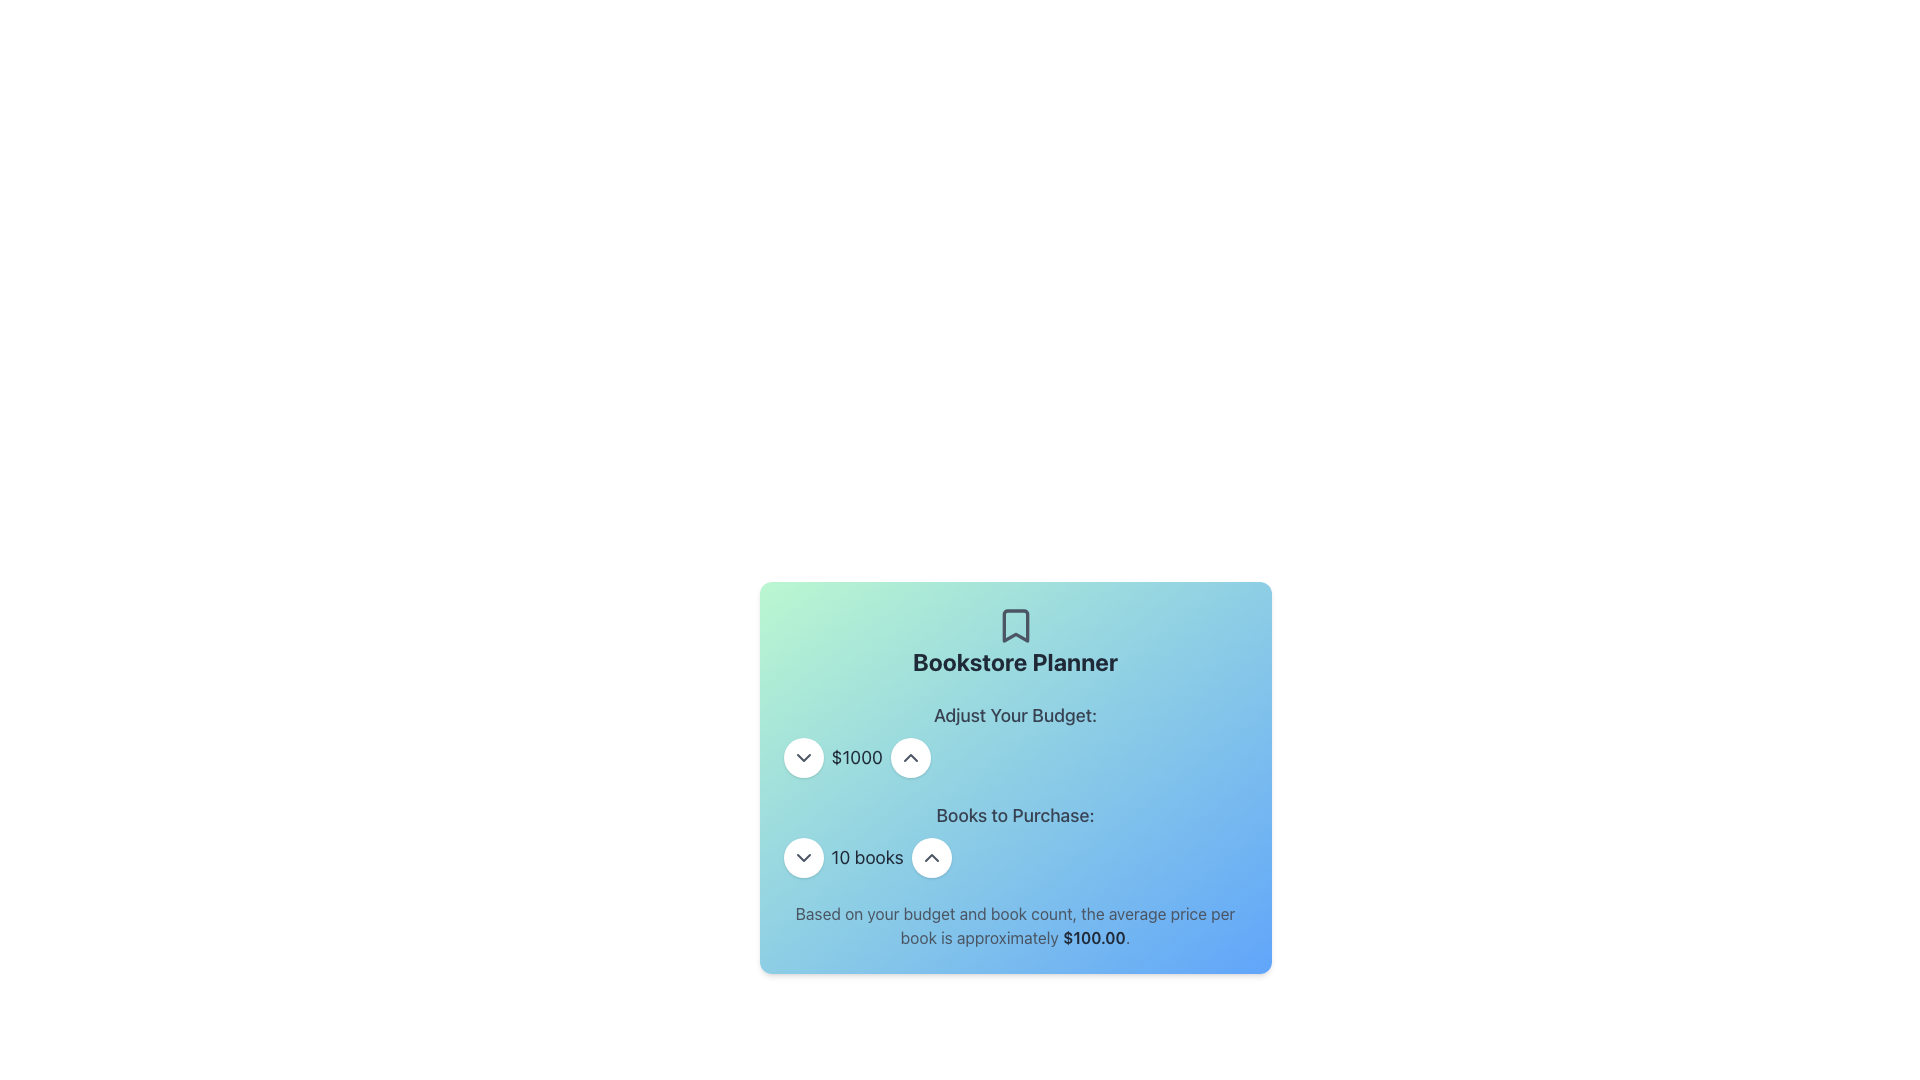 Image resolution: width=1920 pixels, height=1080 pixels. I want to click on the upward-pointing increment button located on the right side of the 'Books, so click(930, 856).